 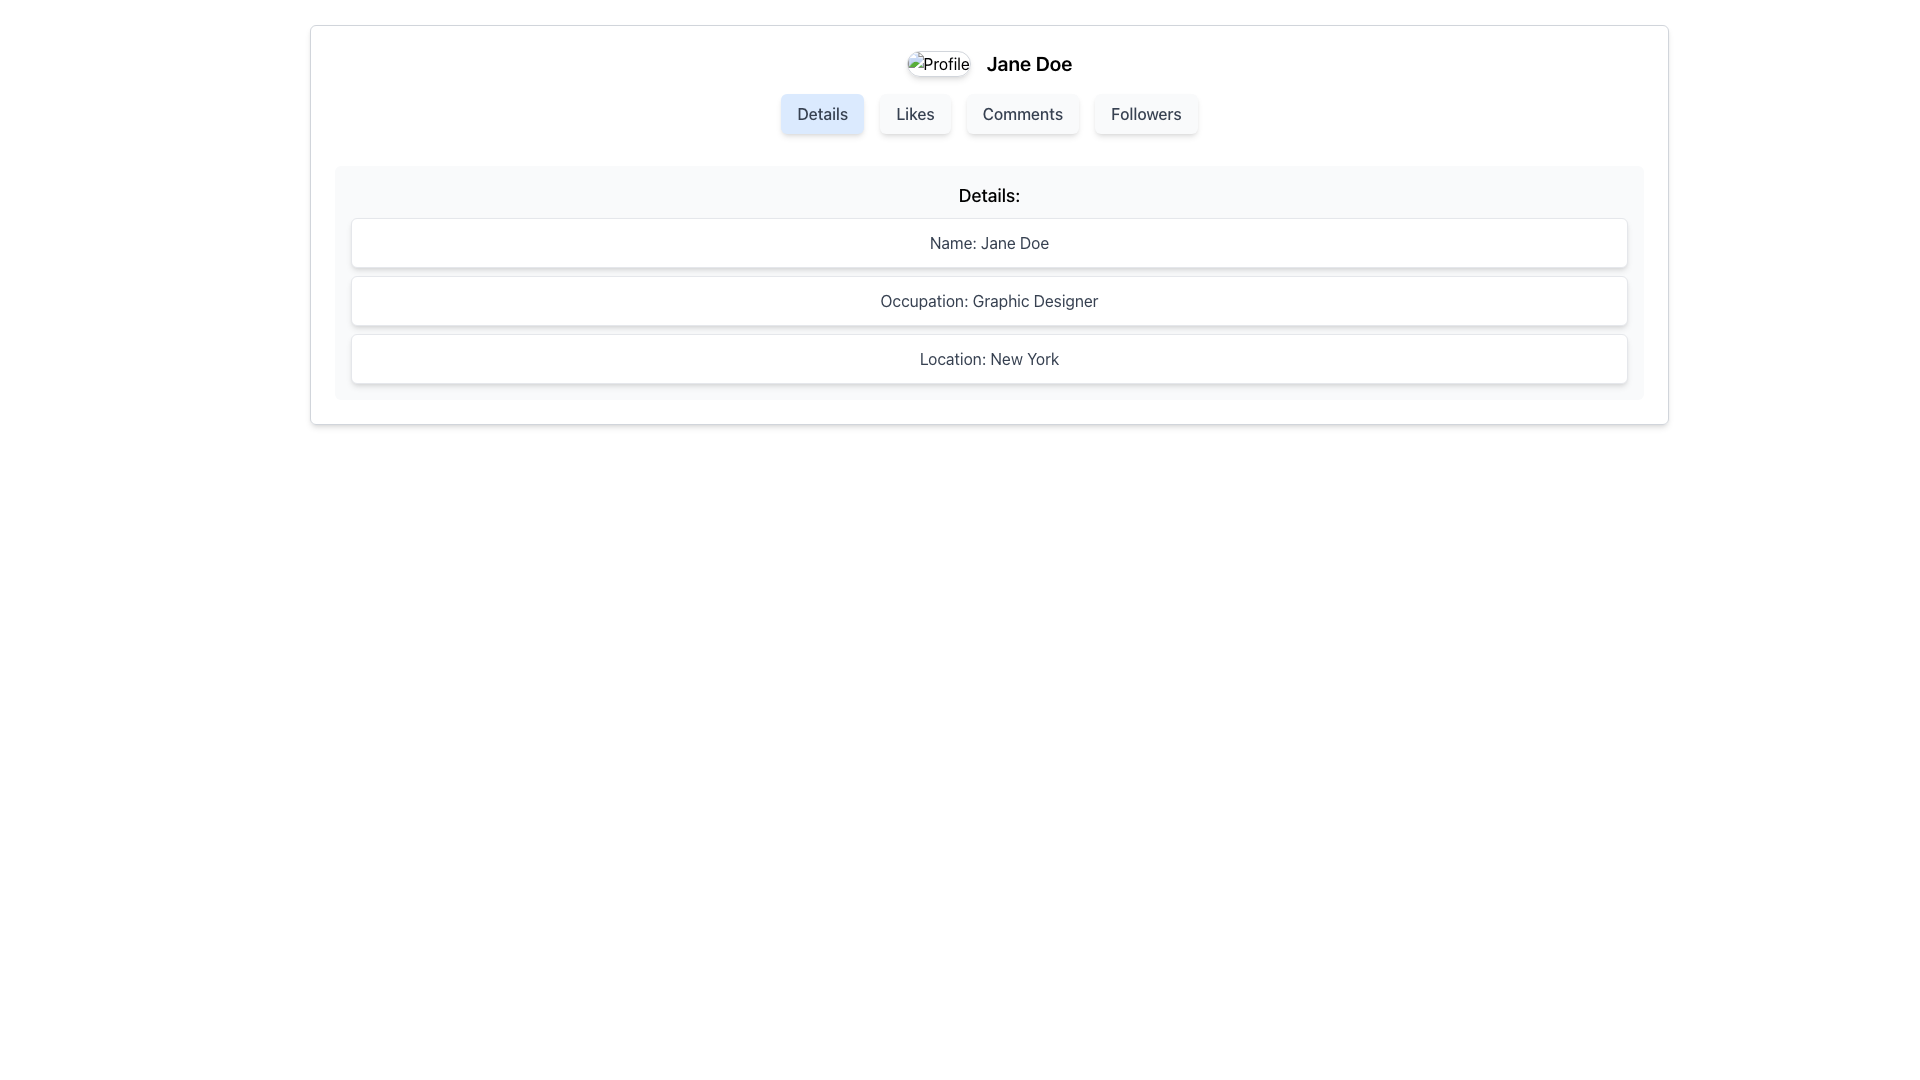 What do you see at coordinates (1146, 114) in the screenshot?
I see `the 'Followers' button to prepare for keyboard interaction` at bounding box center [1146, 114].